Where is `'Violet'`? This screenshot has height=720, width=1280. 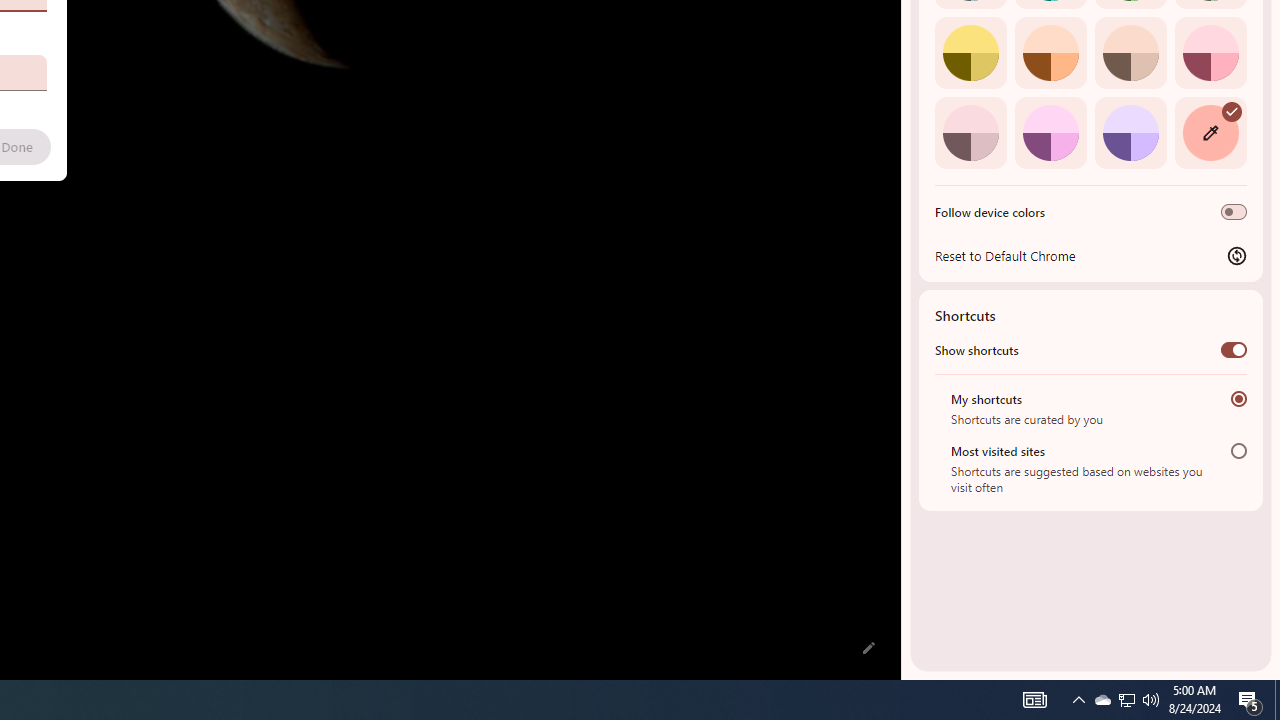 'Violet' is located at coordinates (1130, 132).